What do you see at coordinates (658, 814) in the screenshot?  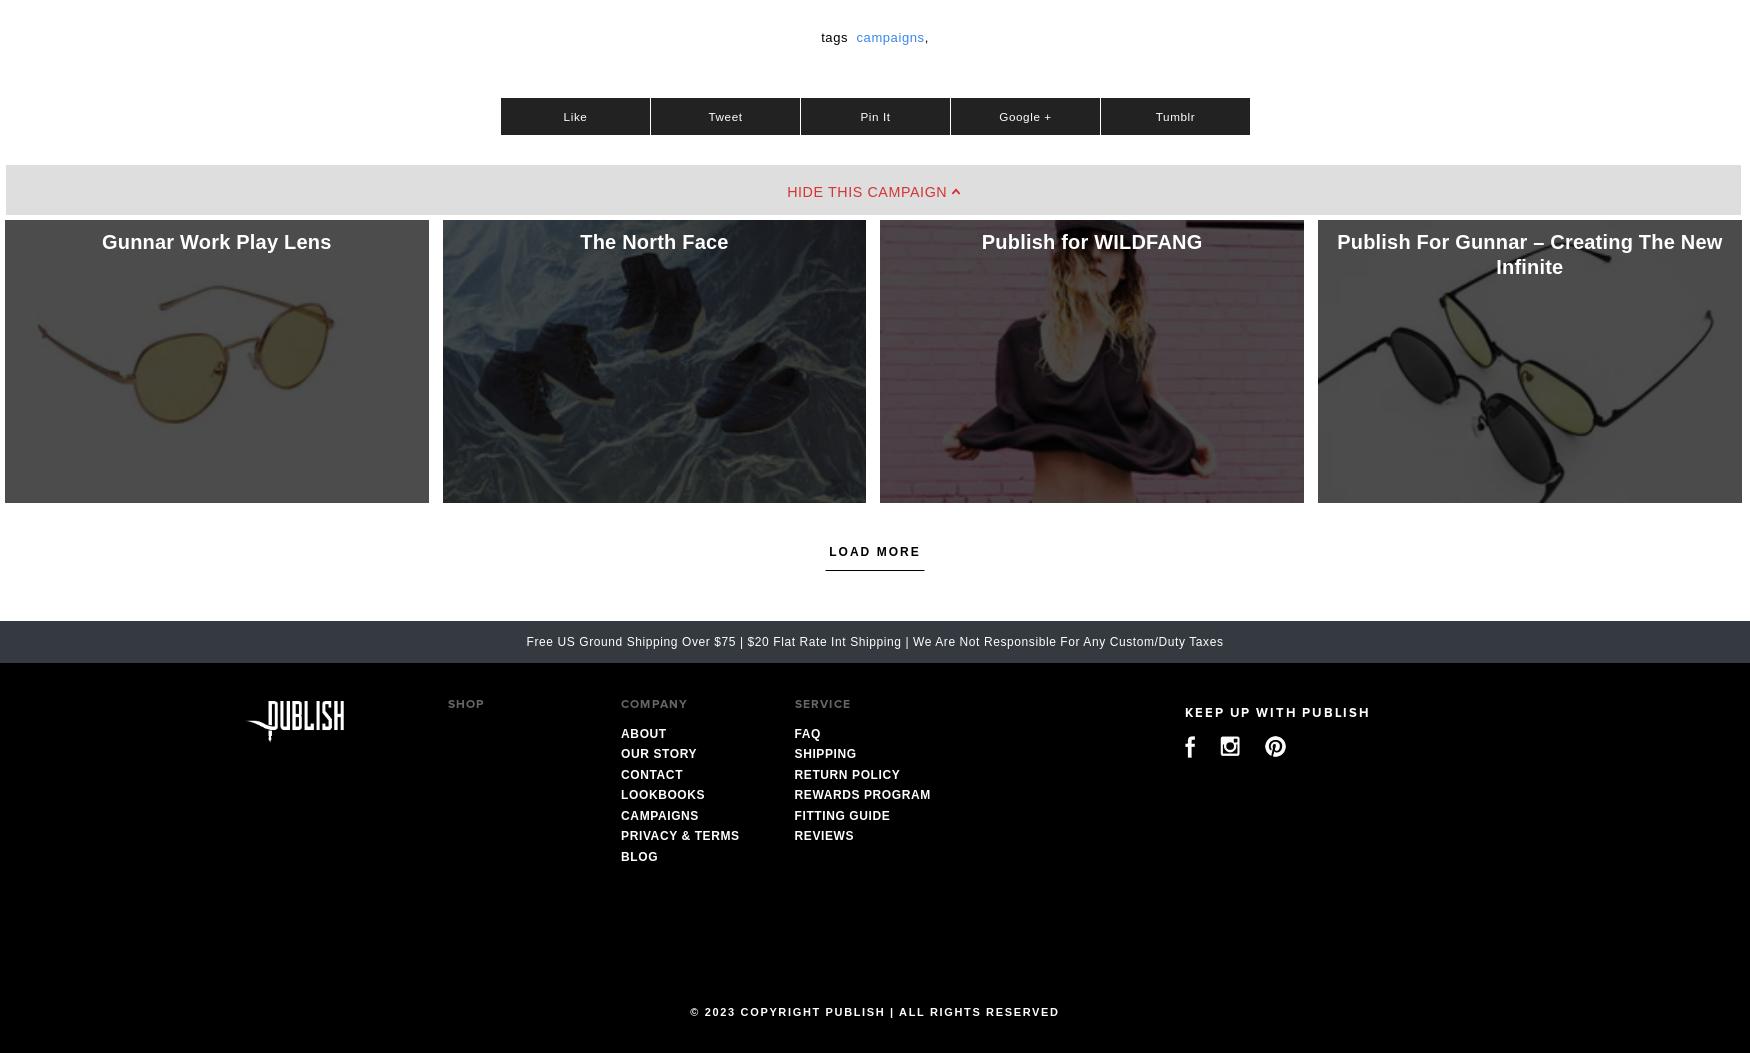 I see `'Campaigns'` at bounding box center [658, 814].